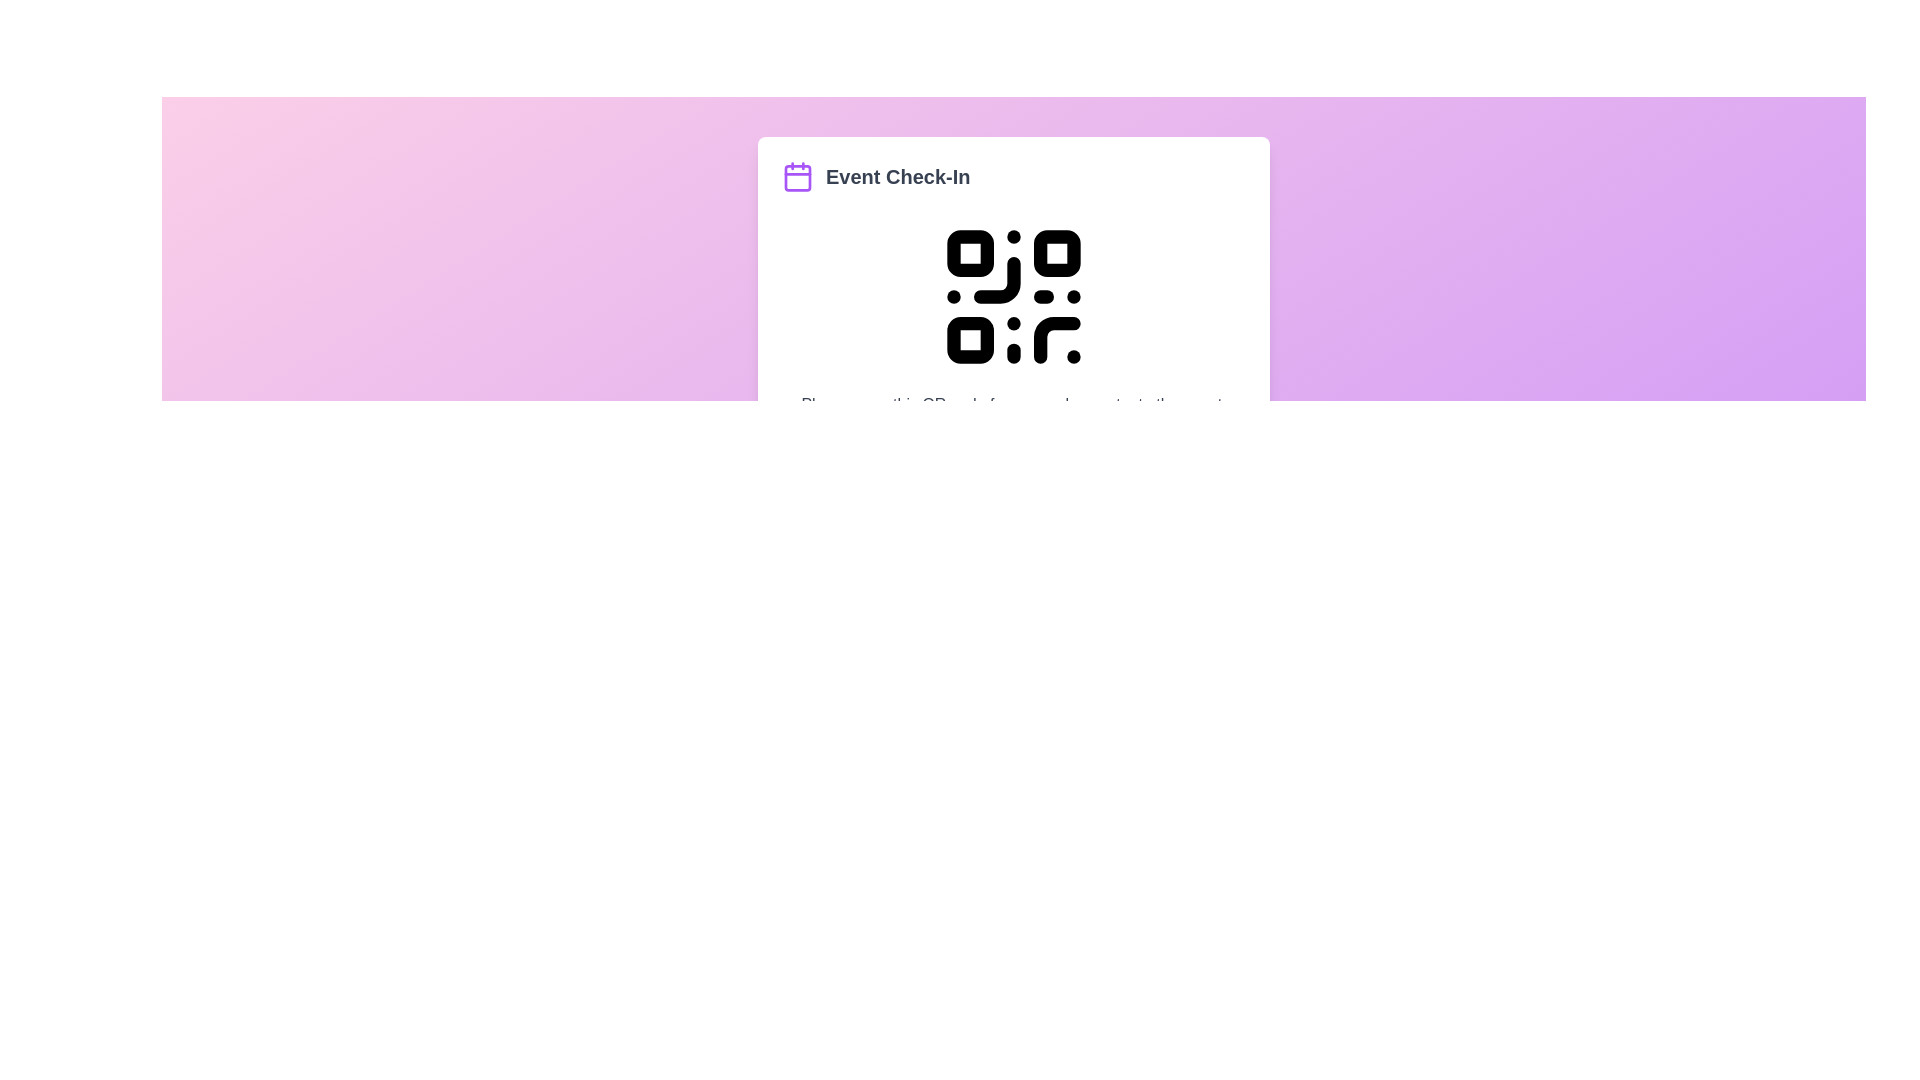  Describe the element at coordinates (970, 252) in the screenshot. I see `the top-left corner square of the QR code, which serves as an alignment indicator in the SVG graphic labeled 'lucide-qr-code'` at that location.